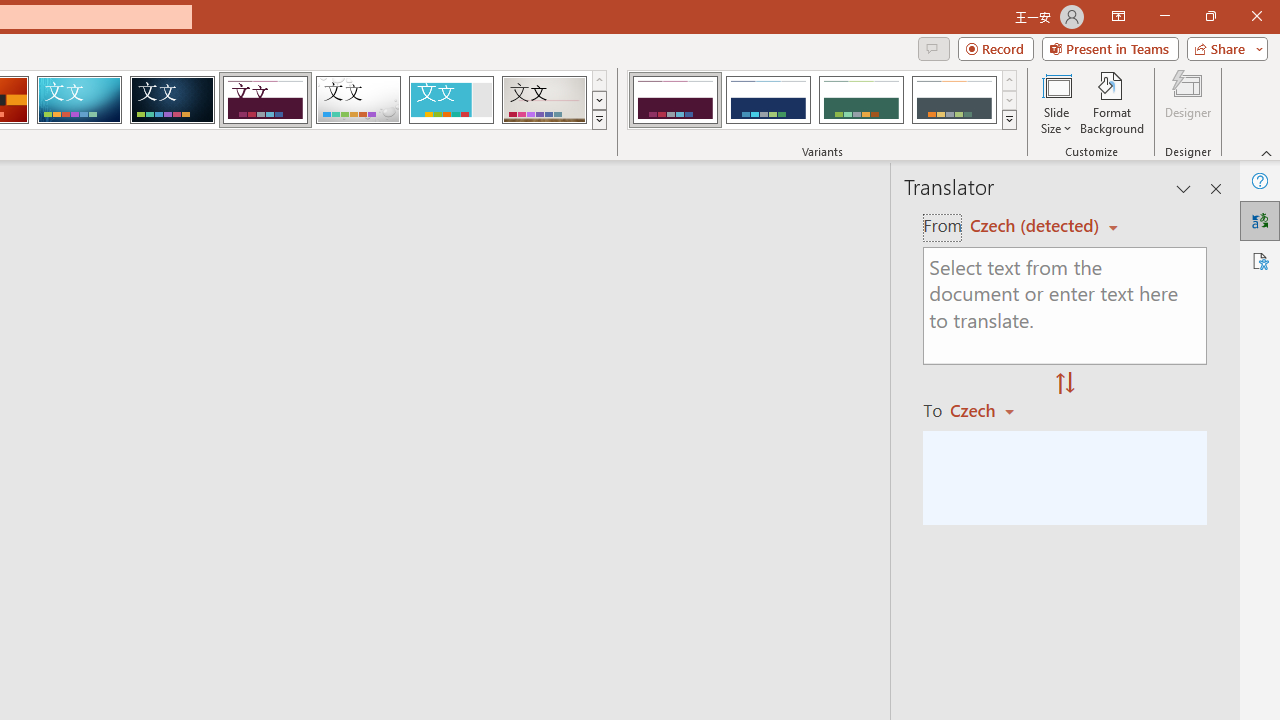 This screenshot has height=720, width=1280. What do you see at coordinates (1055, 103) in the screenshot?
I see `'Slide Size'` at bounding box center [1055, 103].